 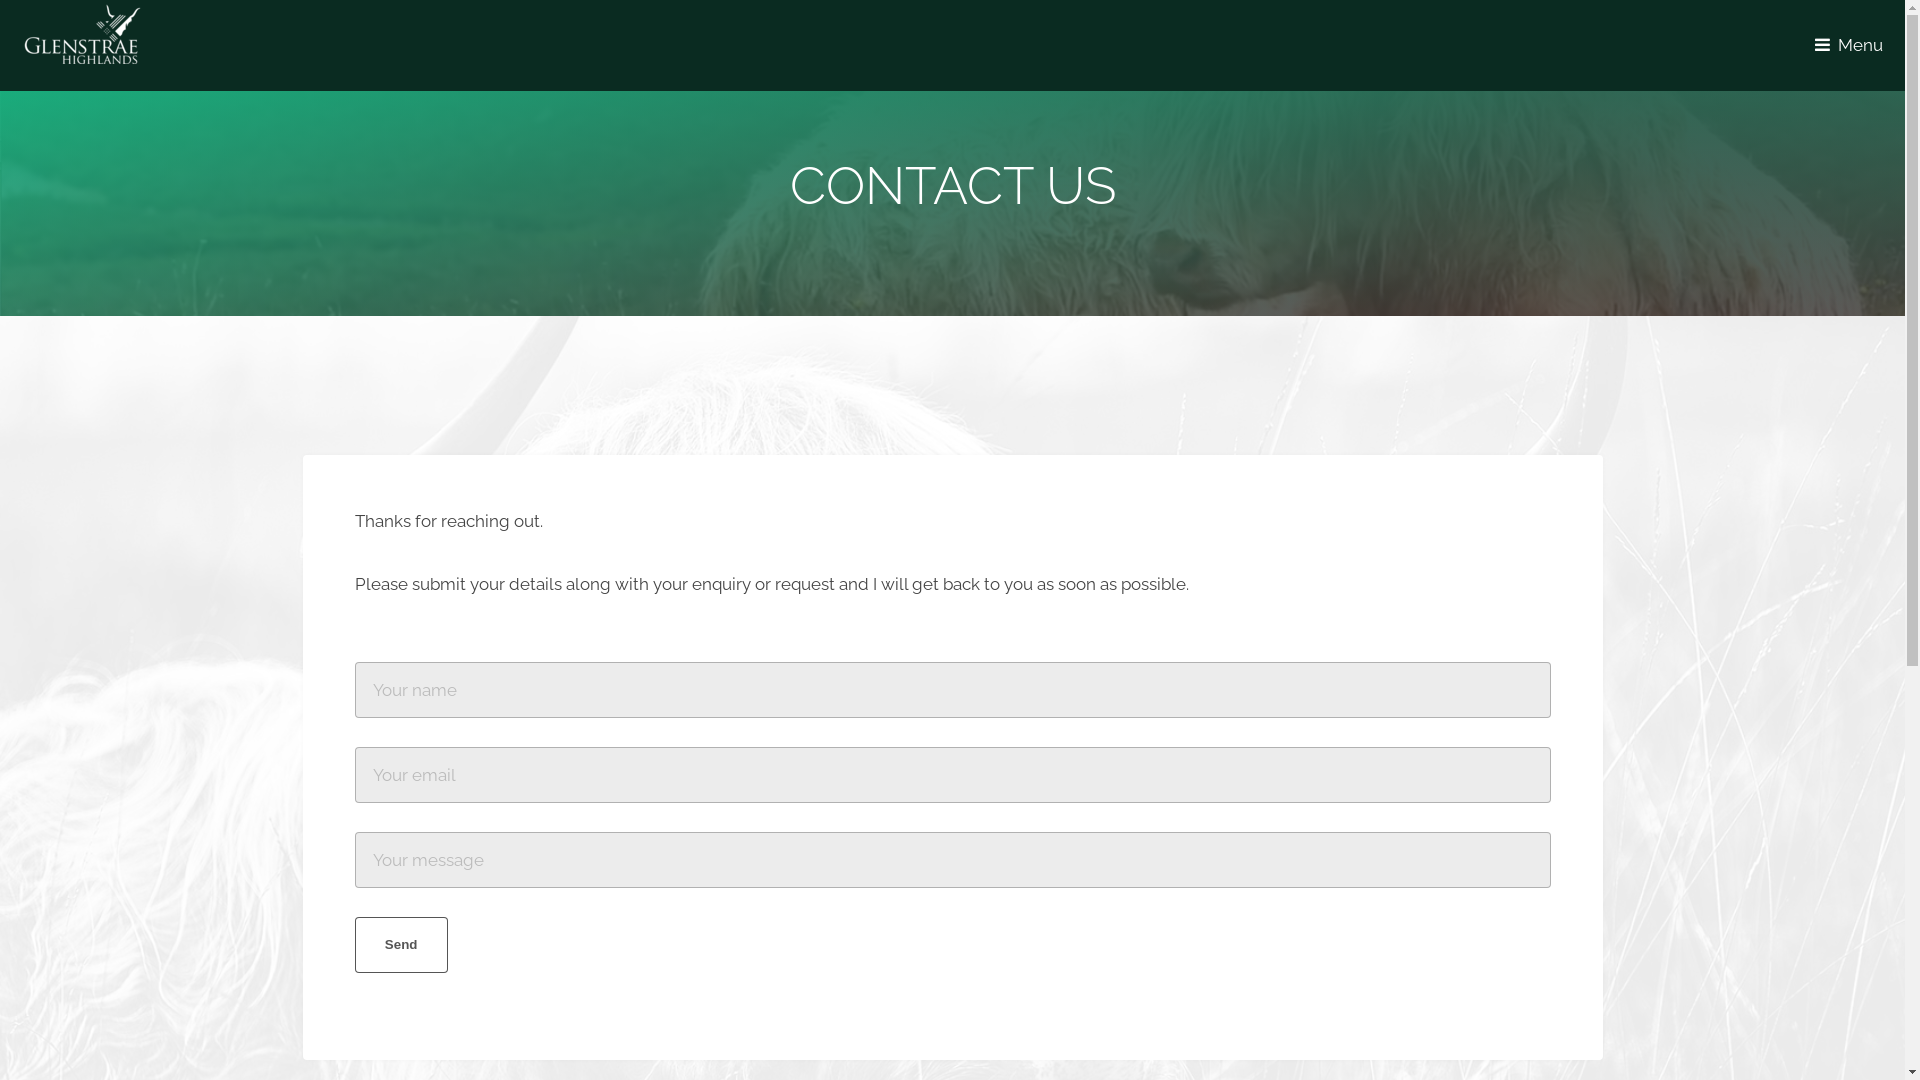 I want to click on 'Send', so click(x=400, y=945).